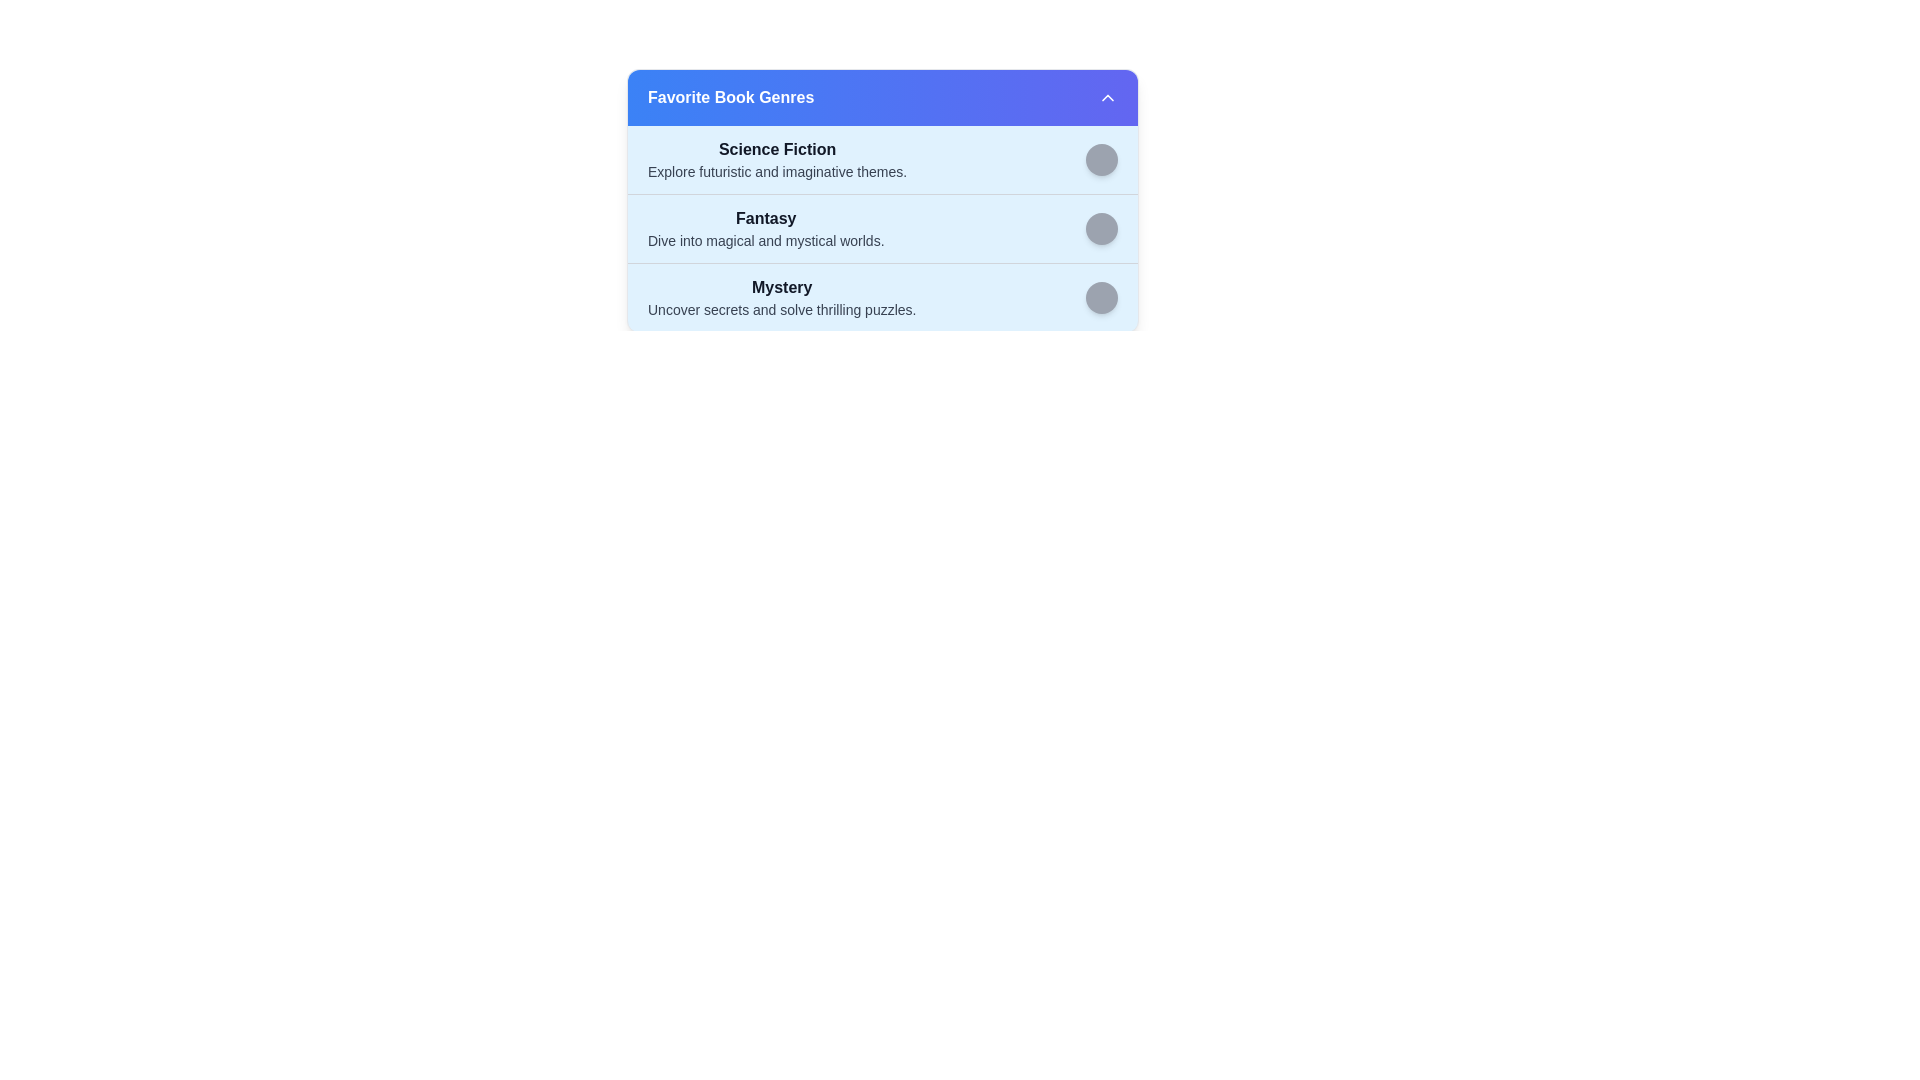 The height and width of the screenshot is (1080, 1920). What do you see at coordinates (781, 297) in the screenshot?
I see `the 'Mystery' book genre text block, which is the third item in the vertical list of book genres, located directly below the 'Fantasy' item and above the blue circular button` at bounding box center [781, 297].